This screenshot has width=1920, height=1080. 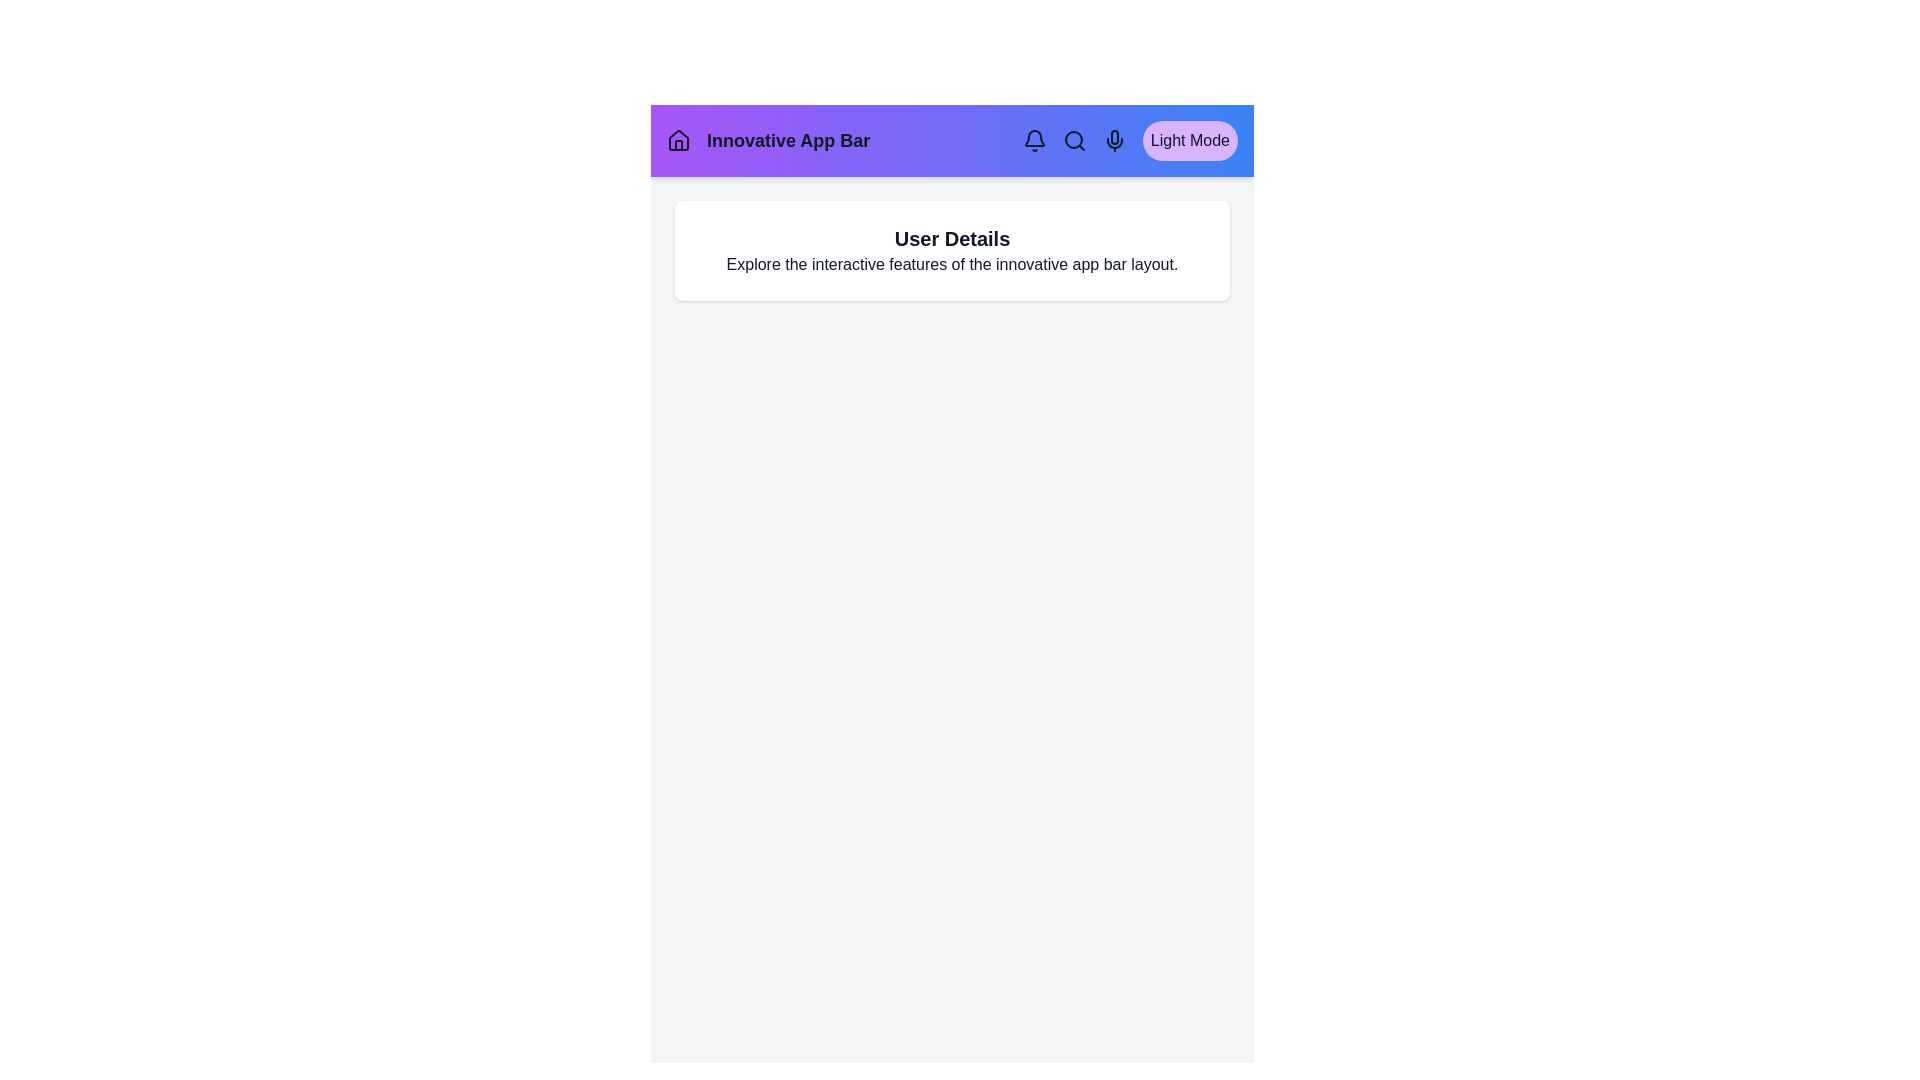 What do you see at coordinates (1033, 140) in the screenshot?
I see `the navigation element Bell` at bounding box center [1033, 140].